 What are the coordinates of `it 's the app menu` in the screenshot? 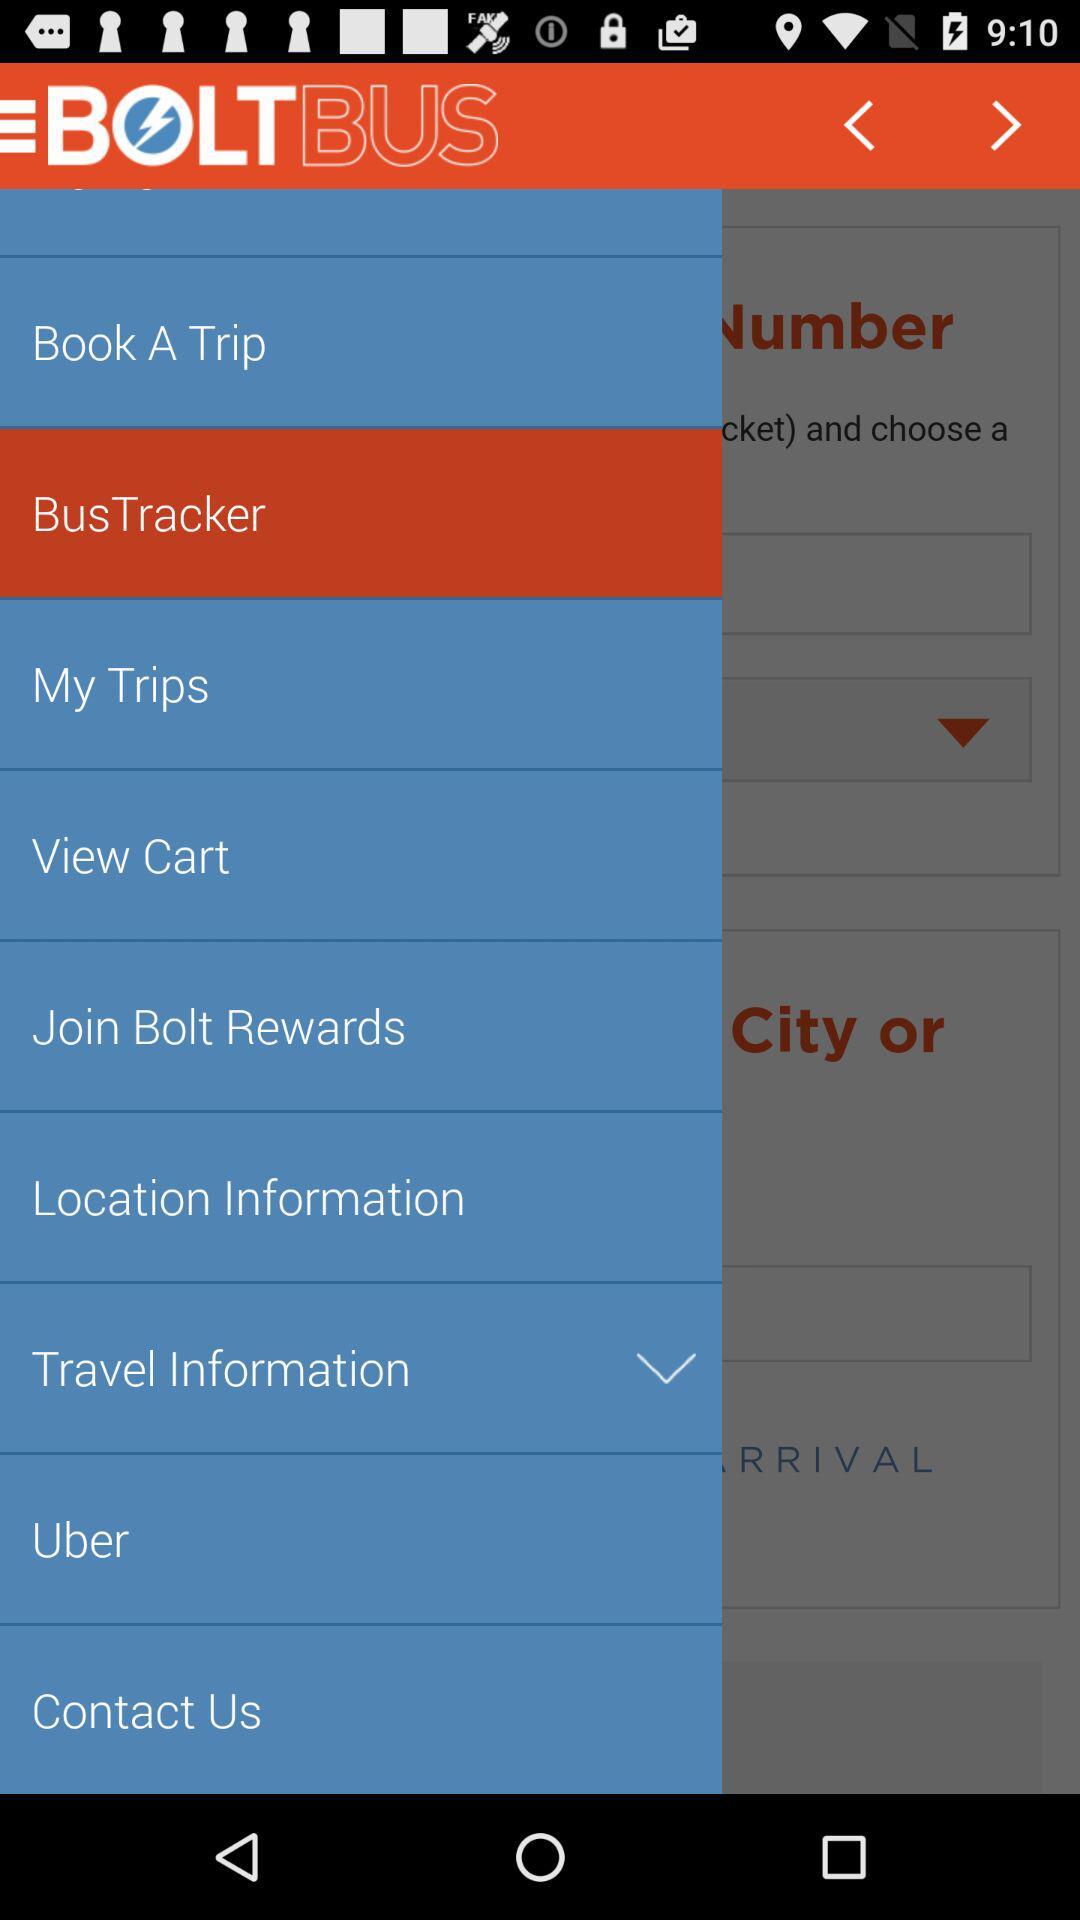 It's located at (540, 991).